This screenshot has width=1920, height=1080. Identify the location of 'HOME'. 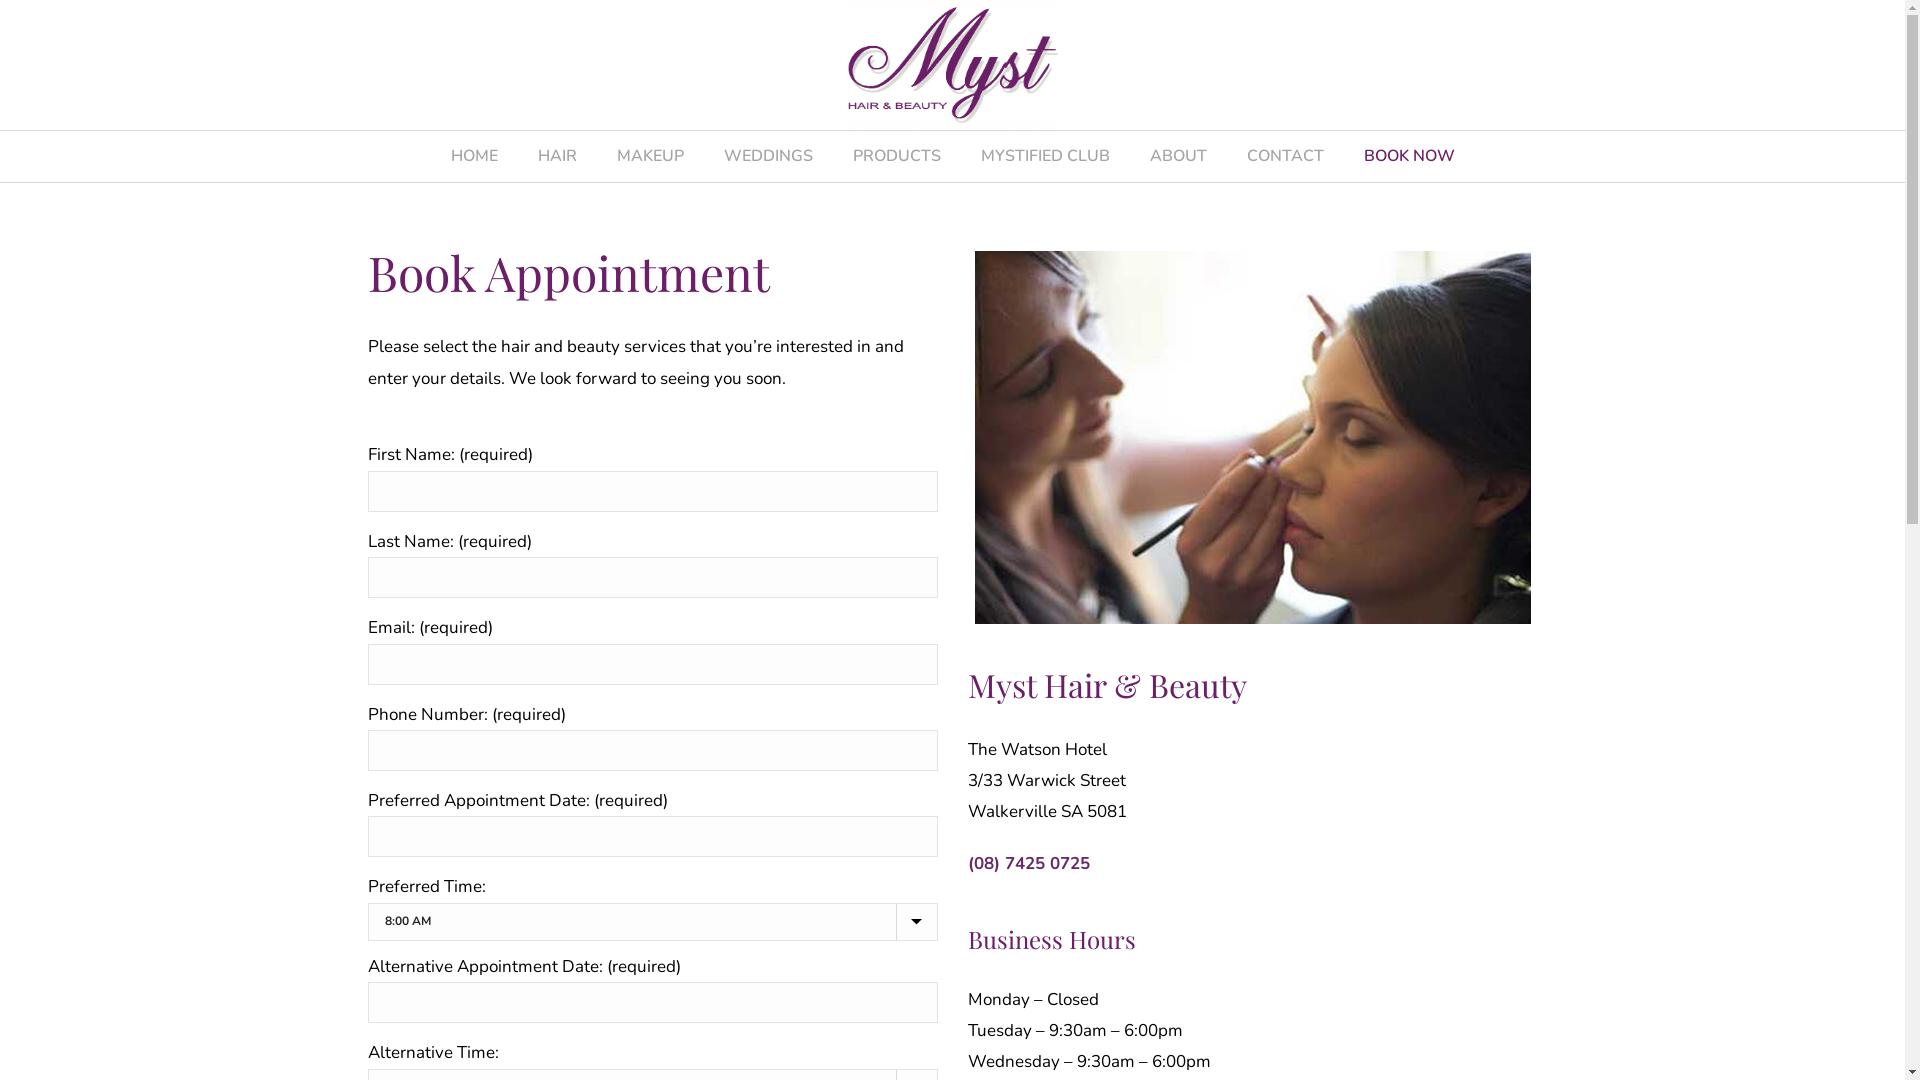
(472, 155).